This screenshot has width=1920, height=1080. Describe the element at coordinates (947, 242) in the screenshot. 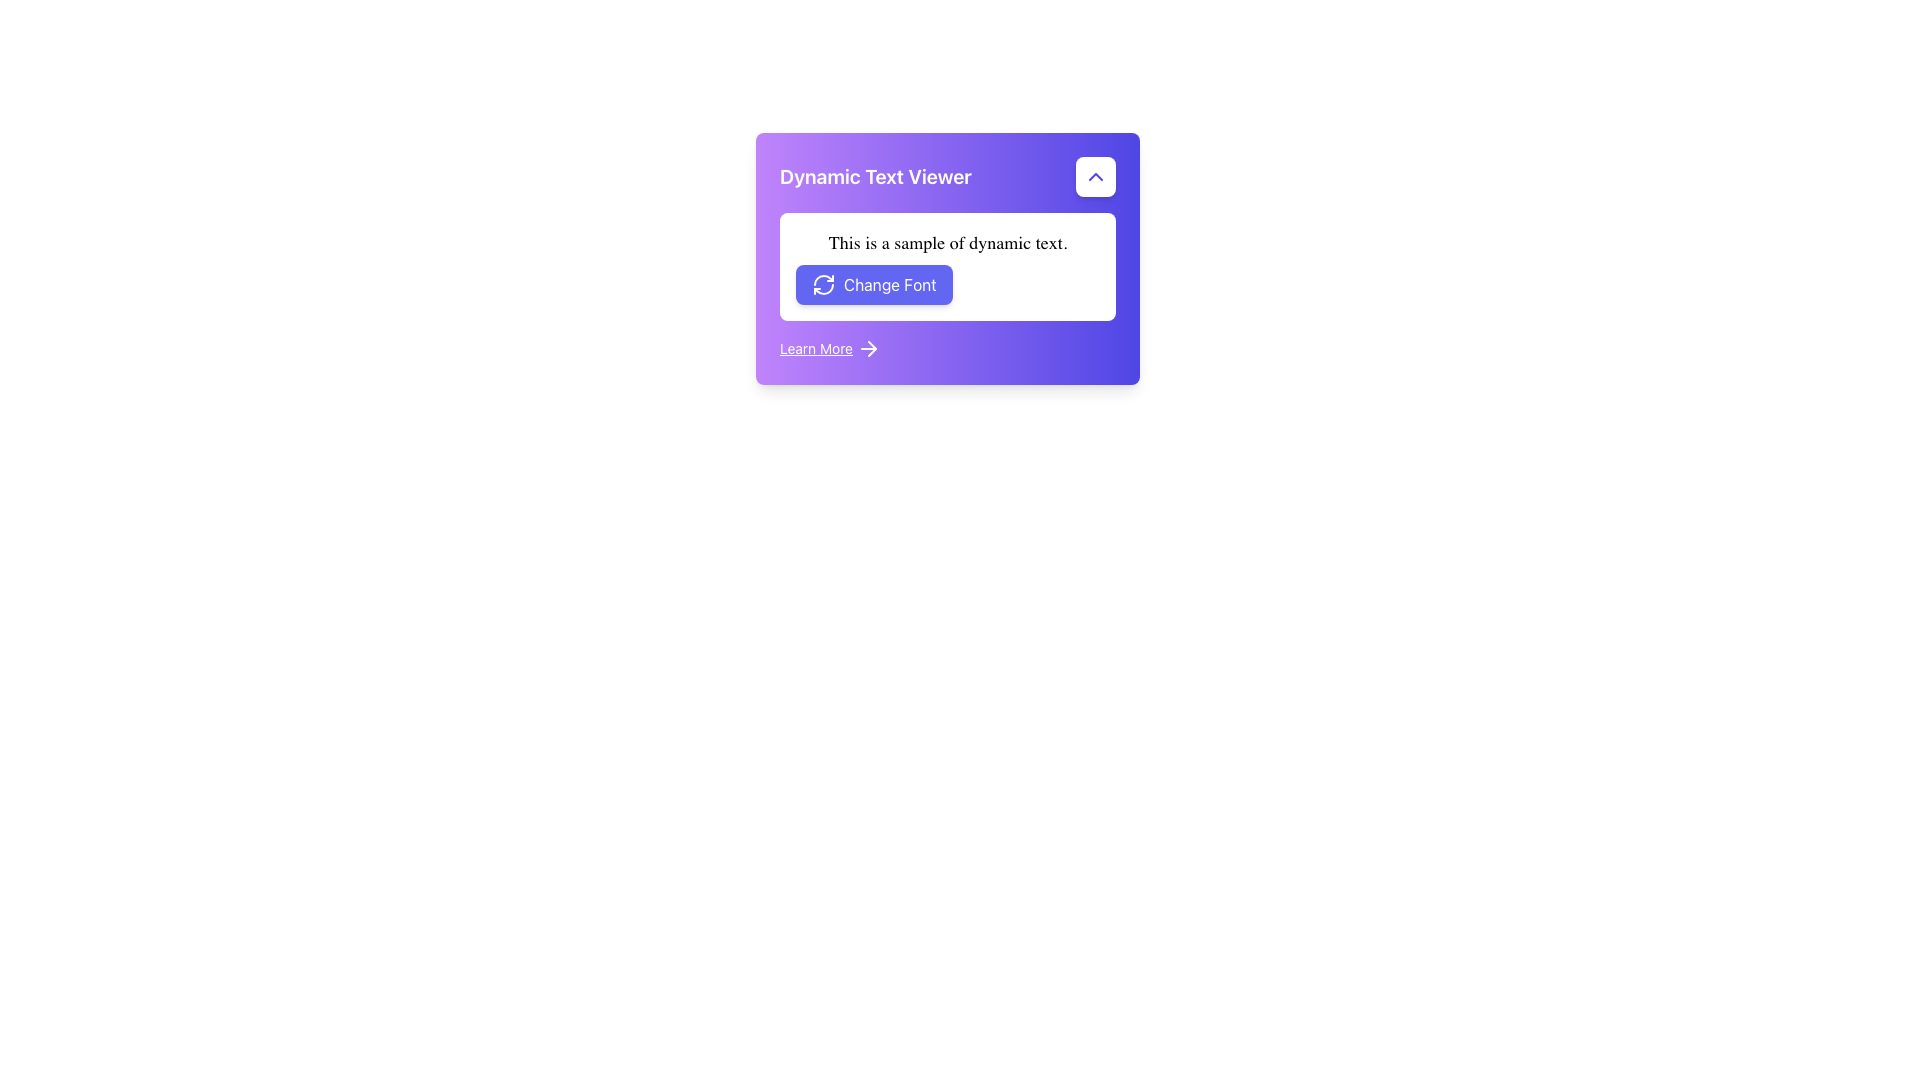

I see `the Text Label that displays sample text dynamically styled, located above the 'Change Font' button in the 'Dynamic Text Viewer' card` at that location.